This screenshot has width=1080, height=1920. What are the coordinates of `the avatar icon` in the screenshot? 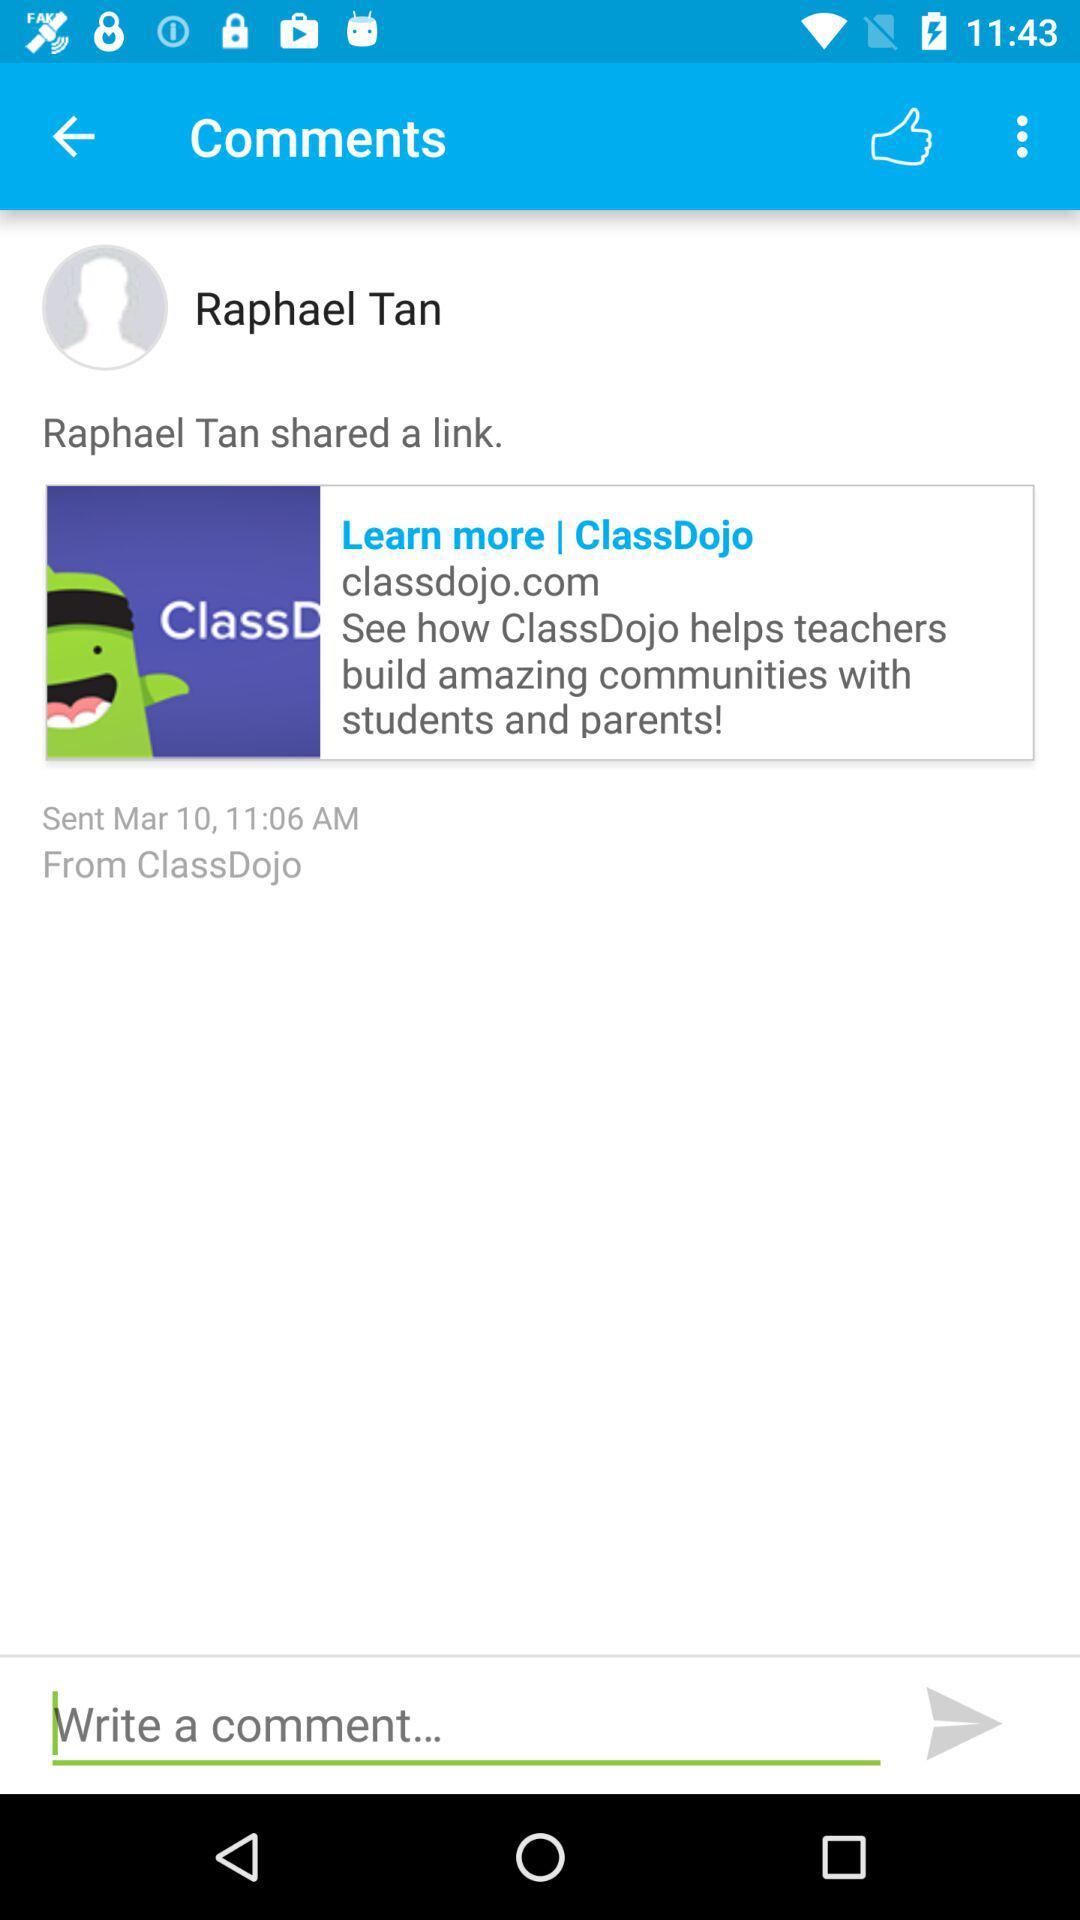 It's located at (104, 306).